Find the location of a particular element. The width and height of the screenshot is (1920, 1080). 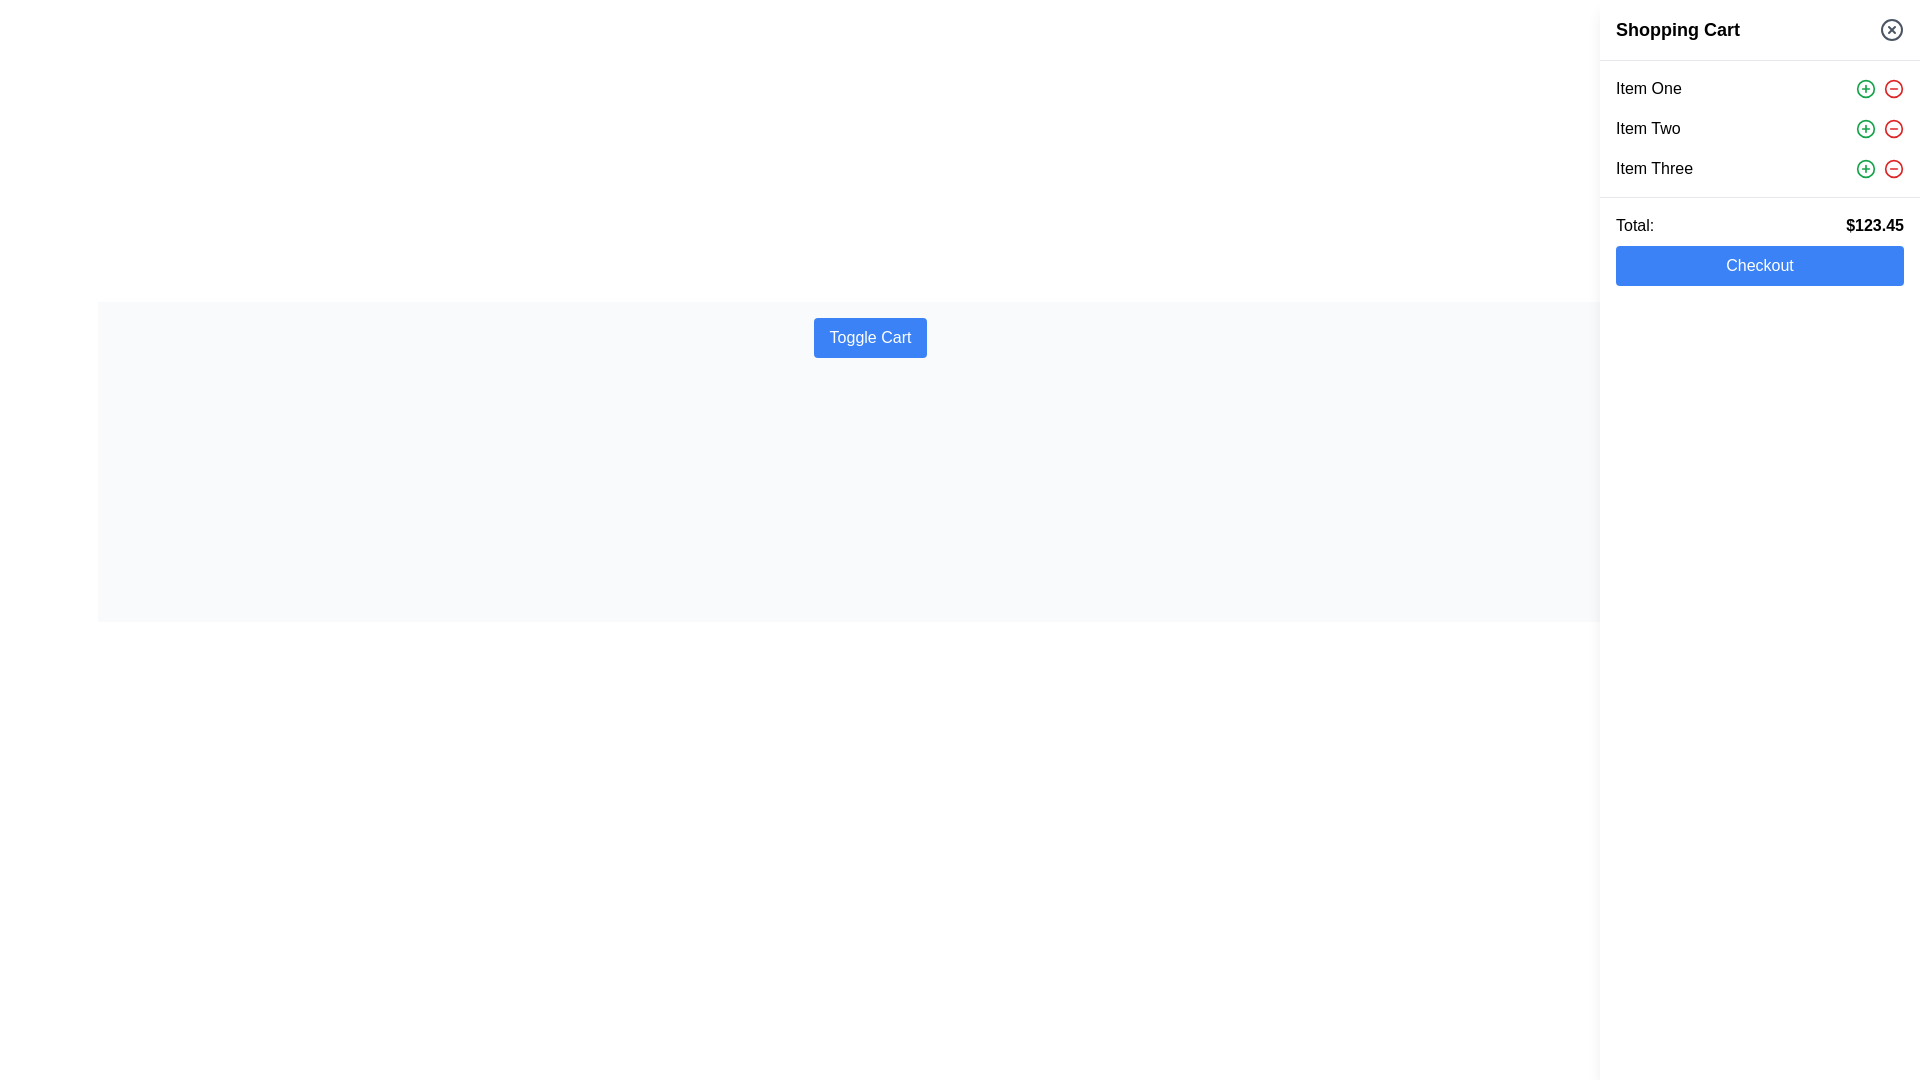

the static text label displaying 'Total:' in the shopping cart summary section, which is positioned above the blue 'Checkout' button is located at coordinates (1635, 225).